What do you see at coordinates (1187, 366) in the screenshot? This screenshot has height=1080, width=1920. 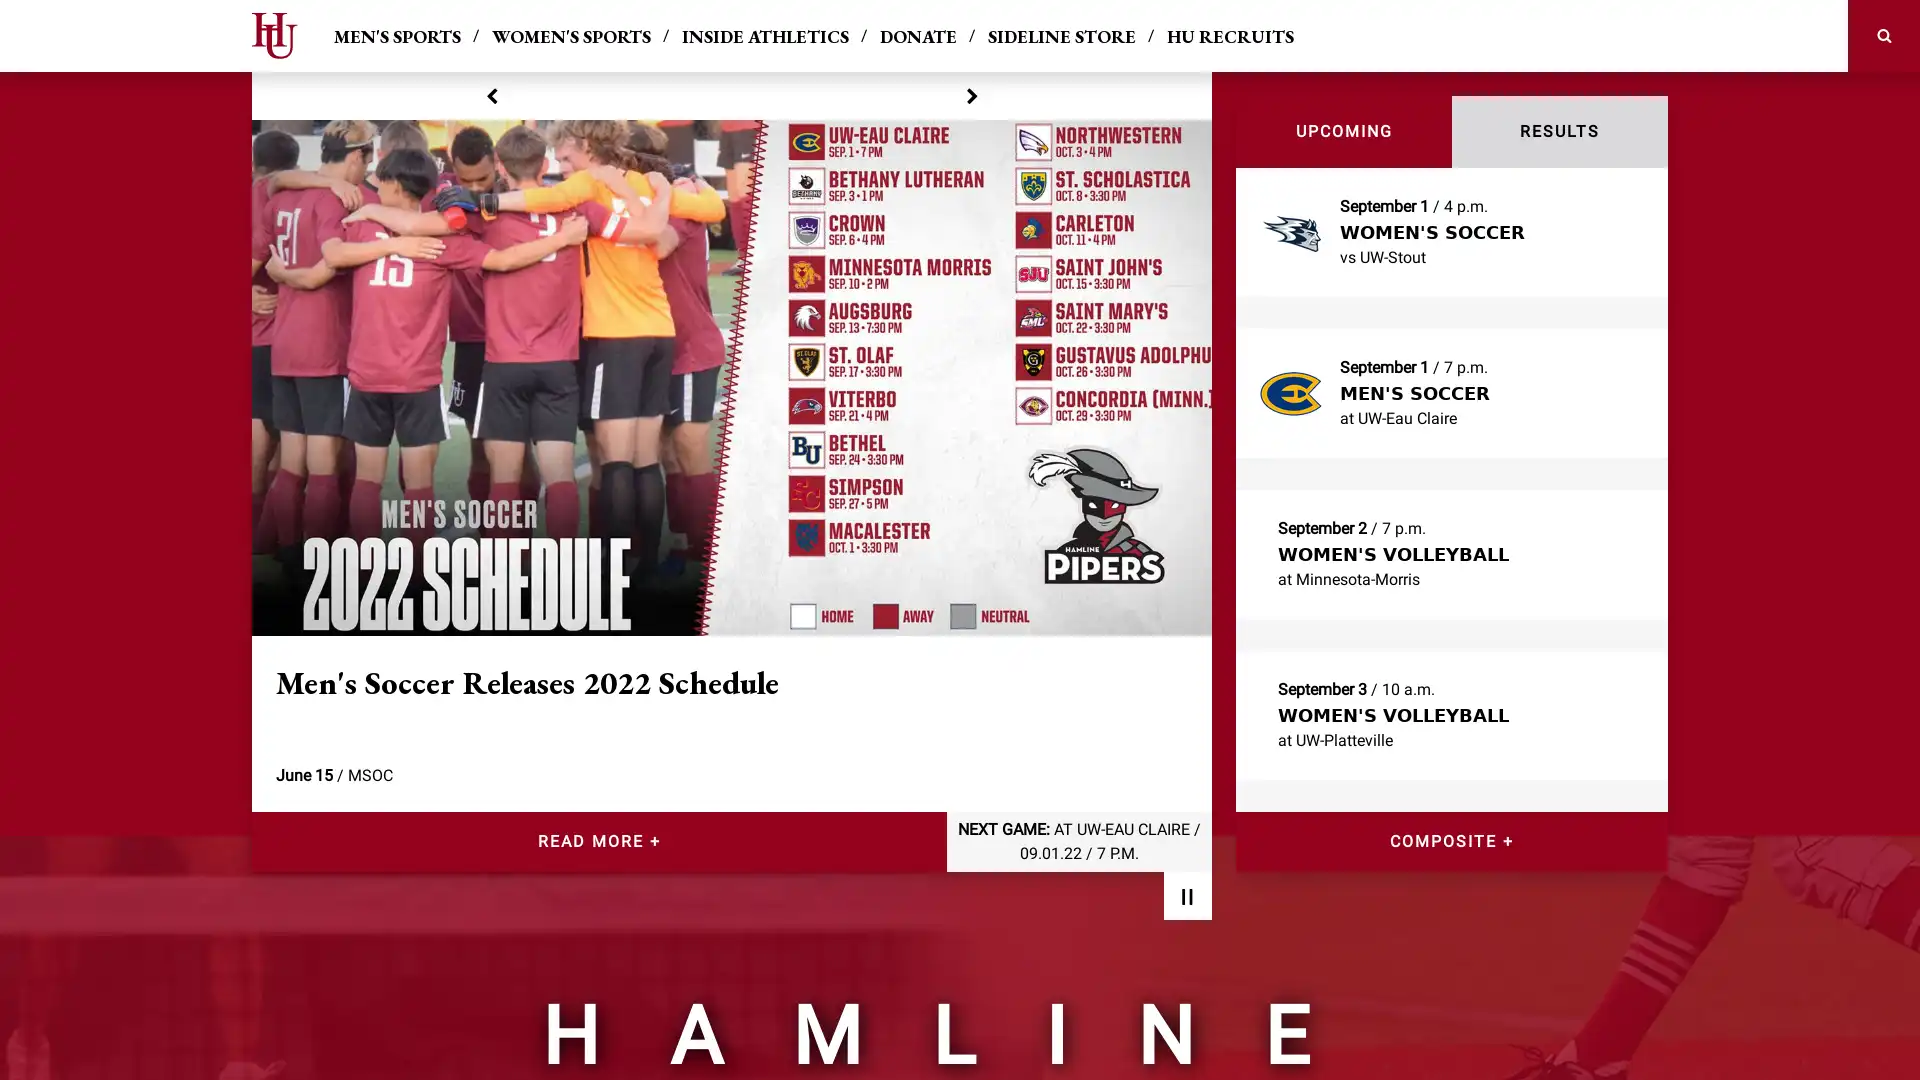 I see `next` at bounding box center [1187, 366].